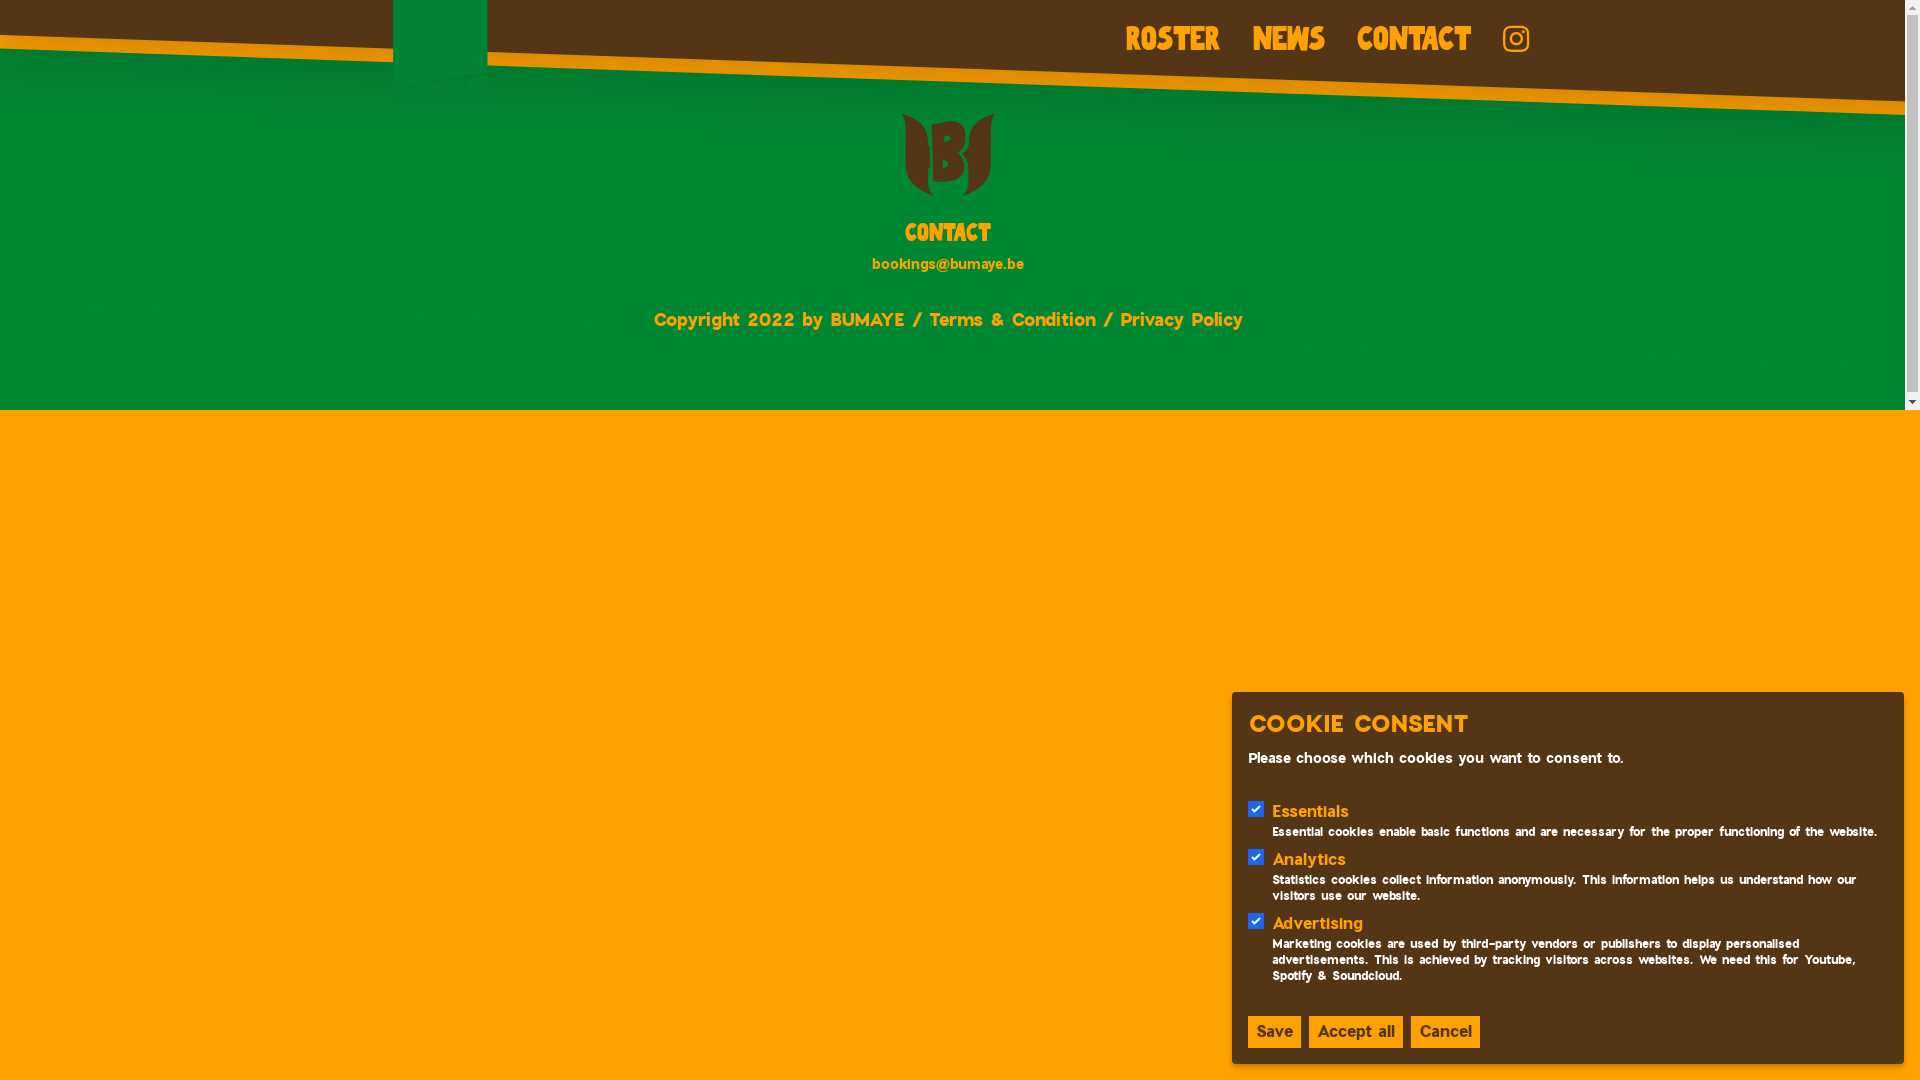 The width and height of the screenshot is (1920, 1080). Describe the element at coordinates (1356, 1032) in the screenshot. I see `'Accept all'` at that location.